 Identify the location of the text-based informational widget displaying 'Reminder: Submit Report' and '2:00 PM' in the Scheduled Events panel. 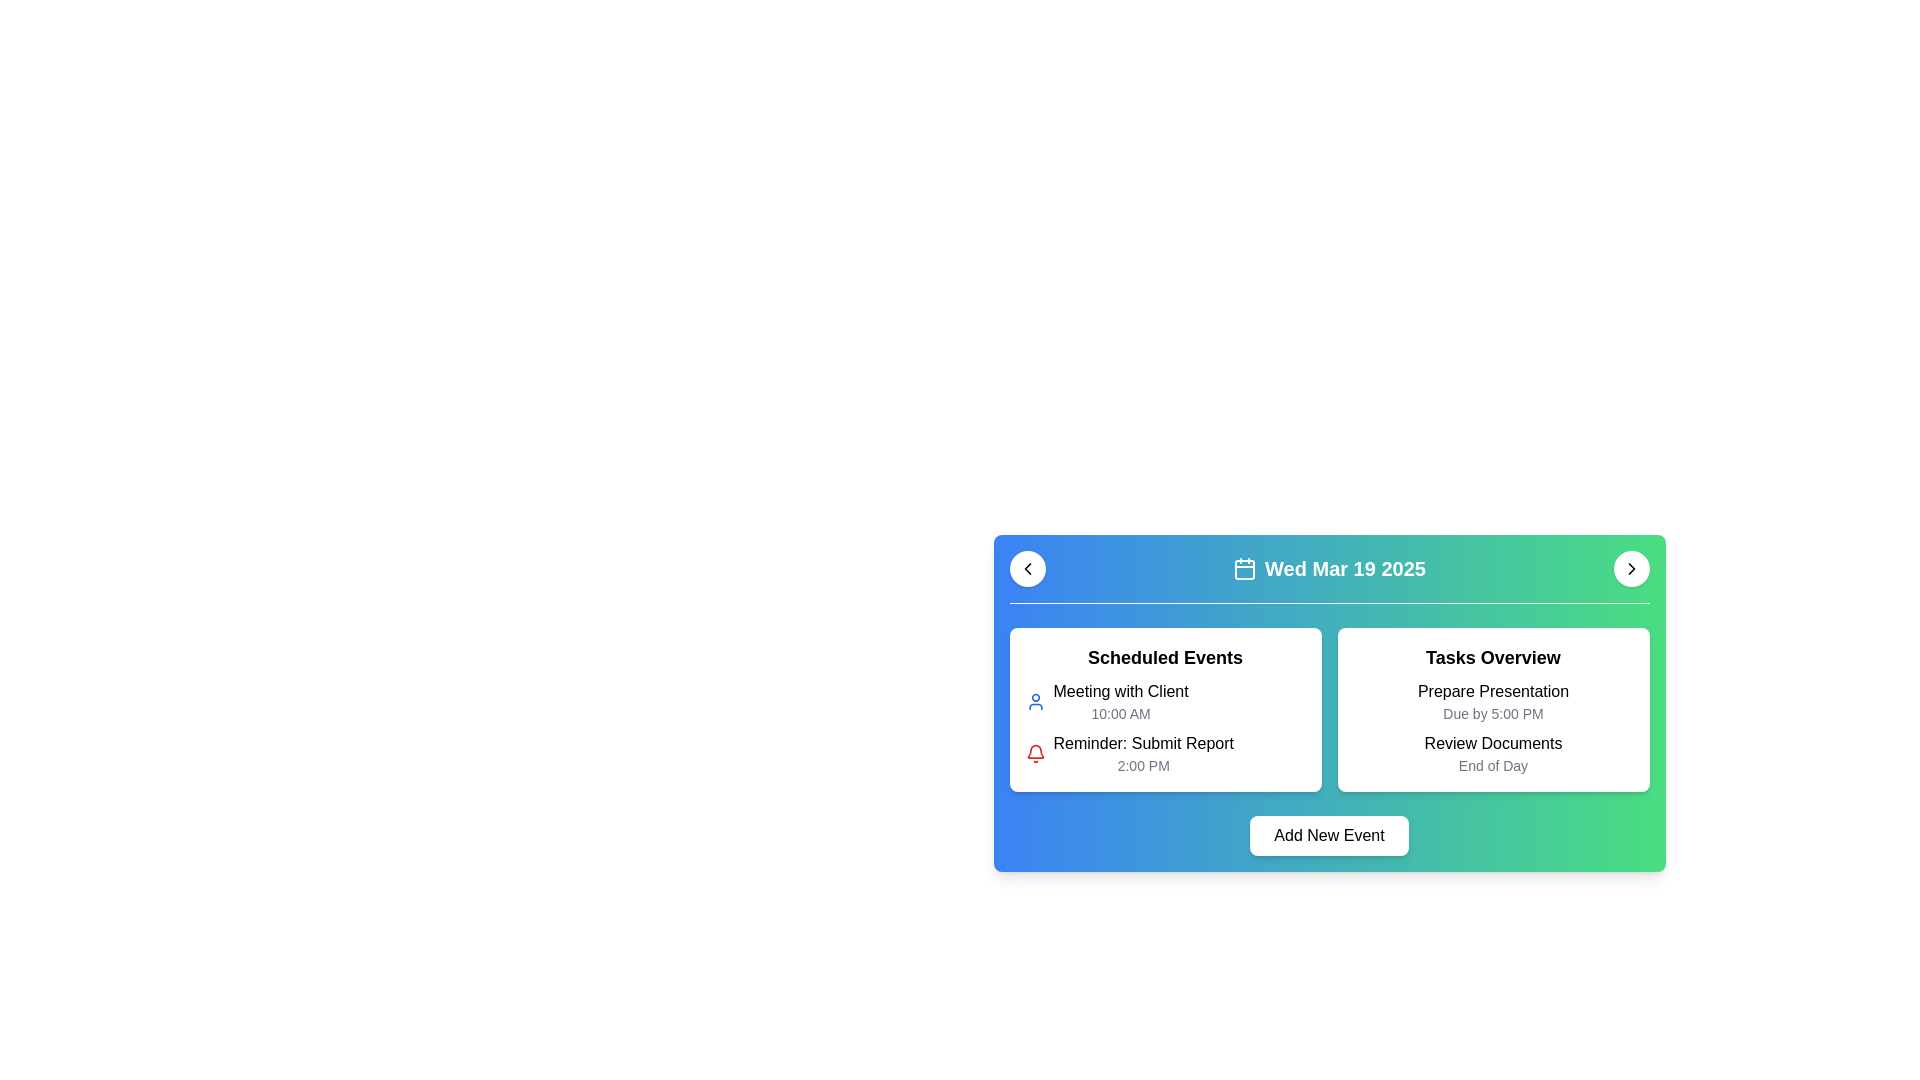
(1143, 753).